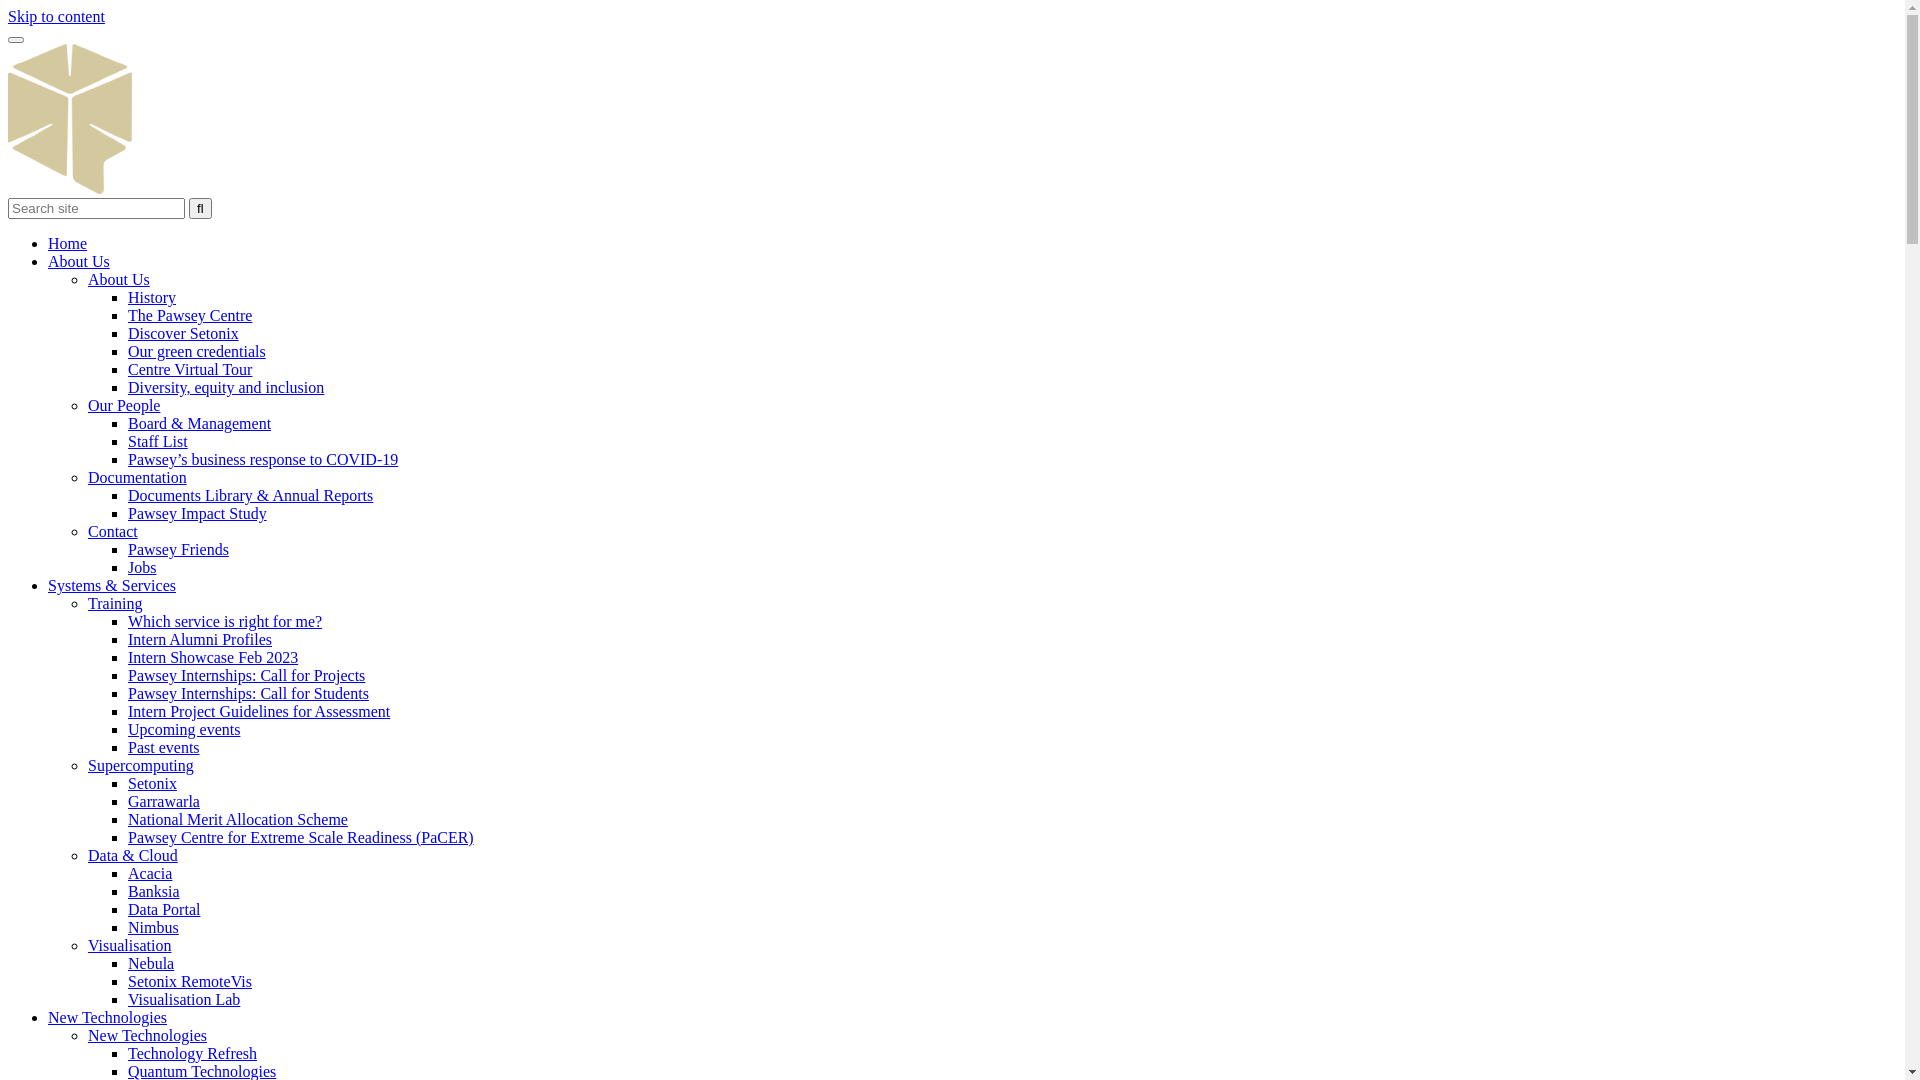 This screenshot has height=1080, width=1920. Describe the element at coordinates (112, 530) in the screenshot. I see `'Contact'` at that location.